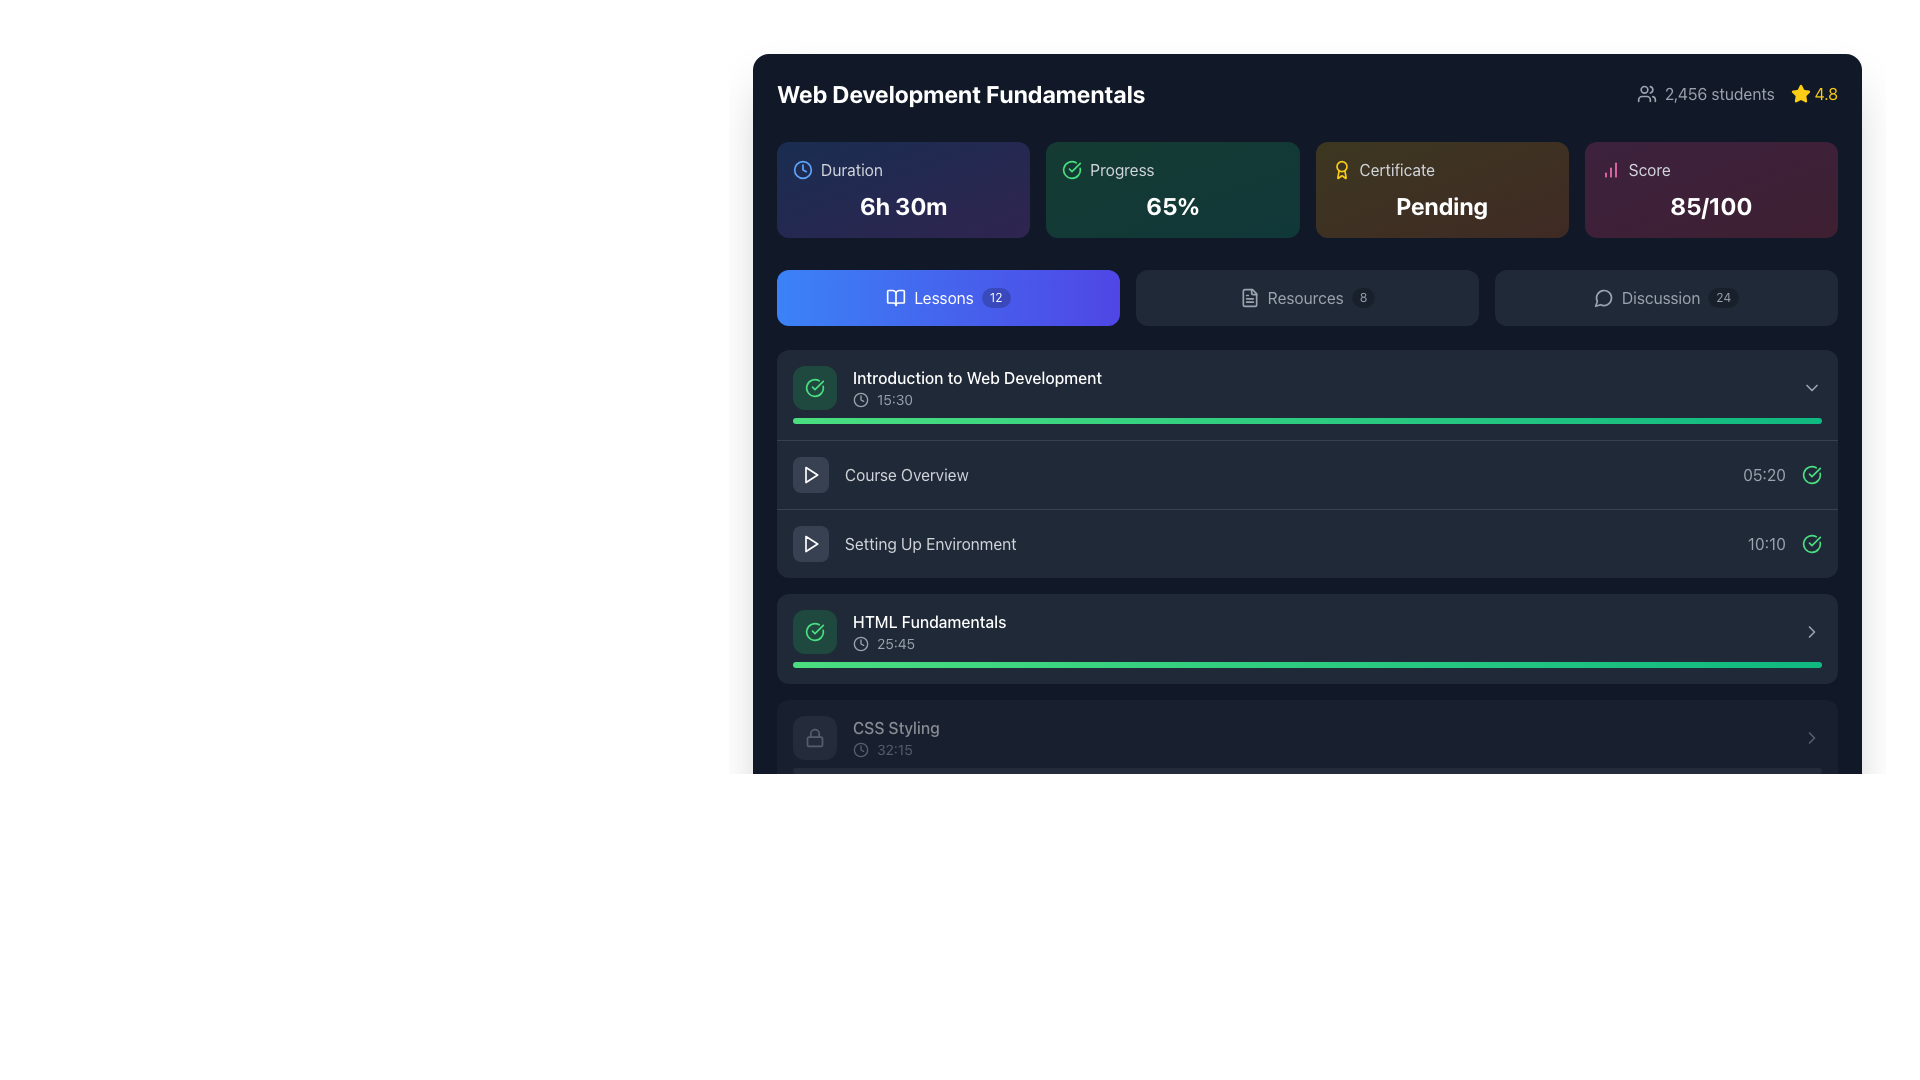 The height and width of the screenshot is (1080, 1920). I want to click on the text label indicating time duration located in the upper-left section of the interface, part of a horizontal cluster adjacent to an icon, so click(851, 168).